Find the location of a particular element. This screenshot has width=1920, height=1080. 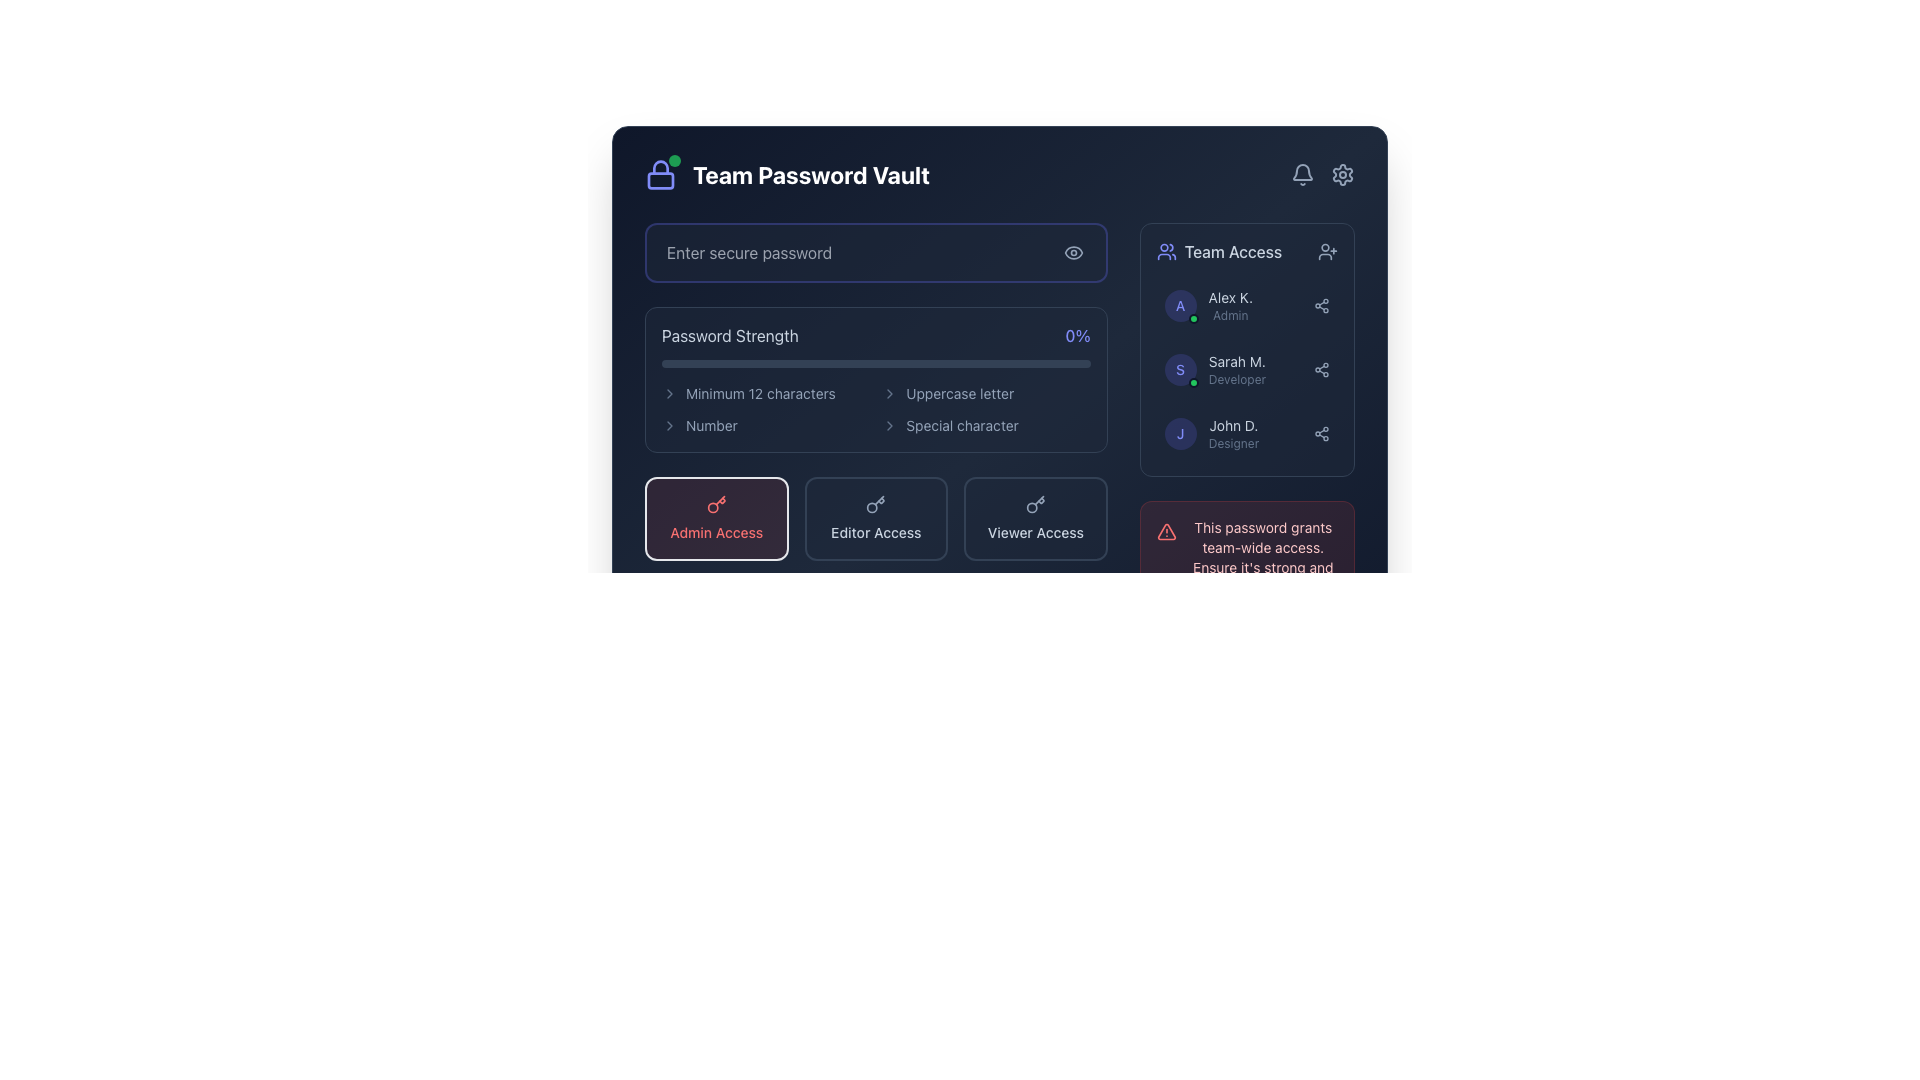

the notification icon located in the top-right corner of the interface is located at coordinates (1302, 173).